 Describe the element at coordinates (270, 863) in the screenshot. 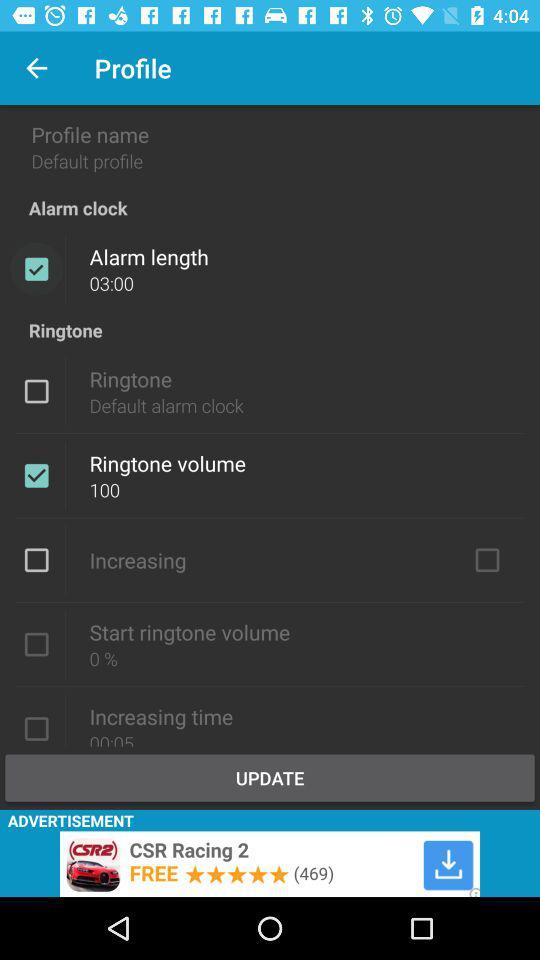

I see `the add image` at that location.